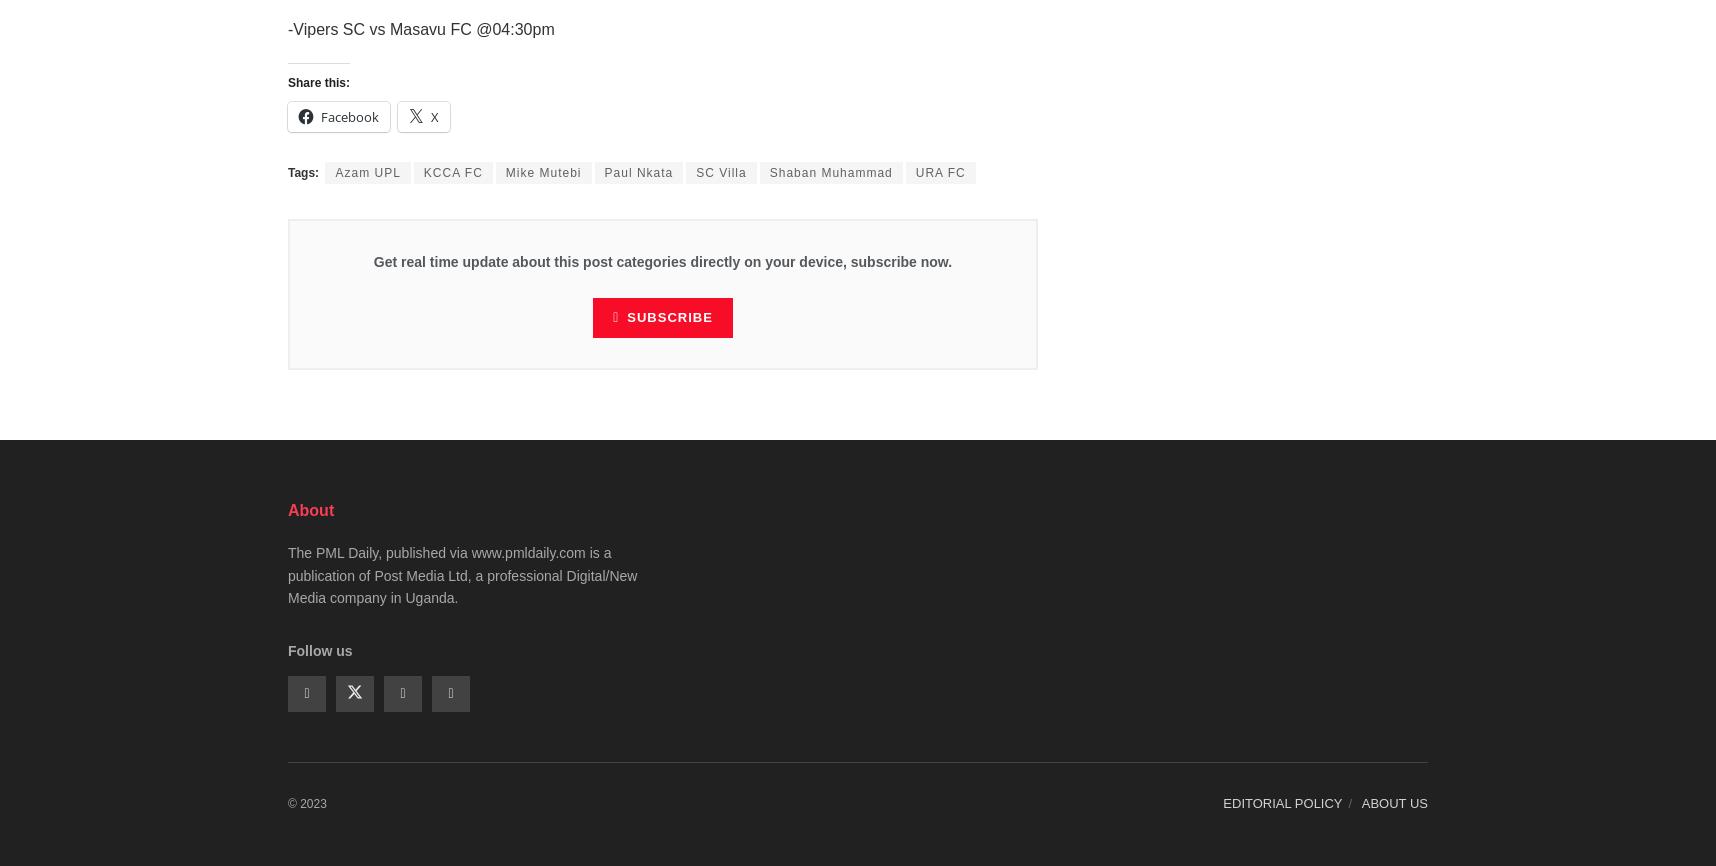 Image resolution: width=1716 pixels, height=866 pixels. I want to click on 'Mike Mutebi', so click(542, 173).